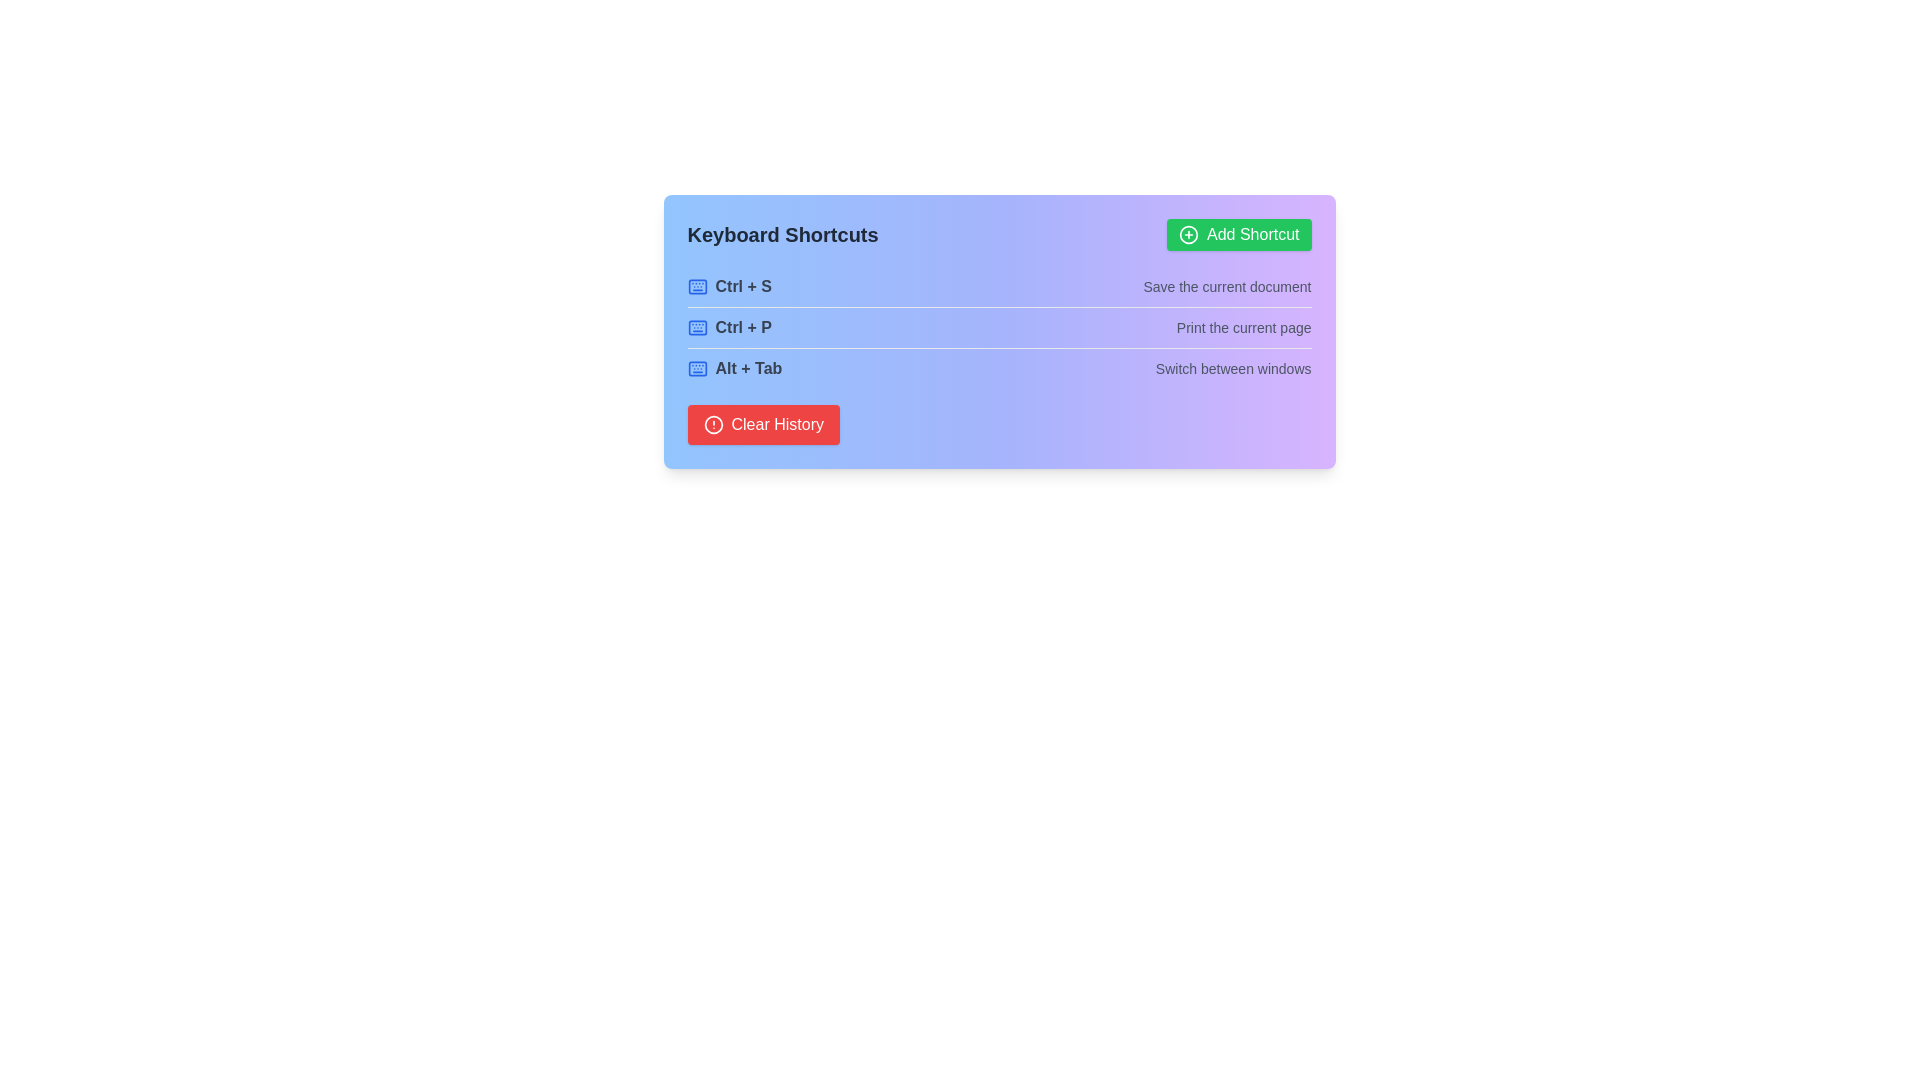 The height and width of the screenshot is (1080, 1920). I want to click on the Decorative SVG component within the keyboard icon that is part of the 'Keyboard Shortcuts' section, so click(697, 369).